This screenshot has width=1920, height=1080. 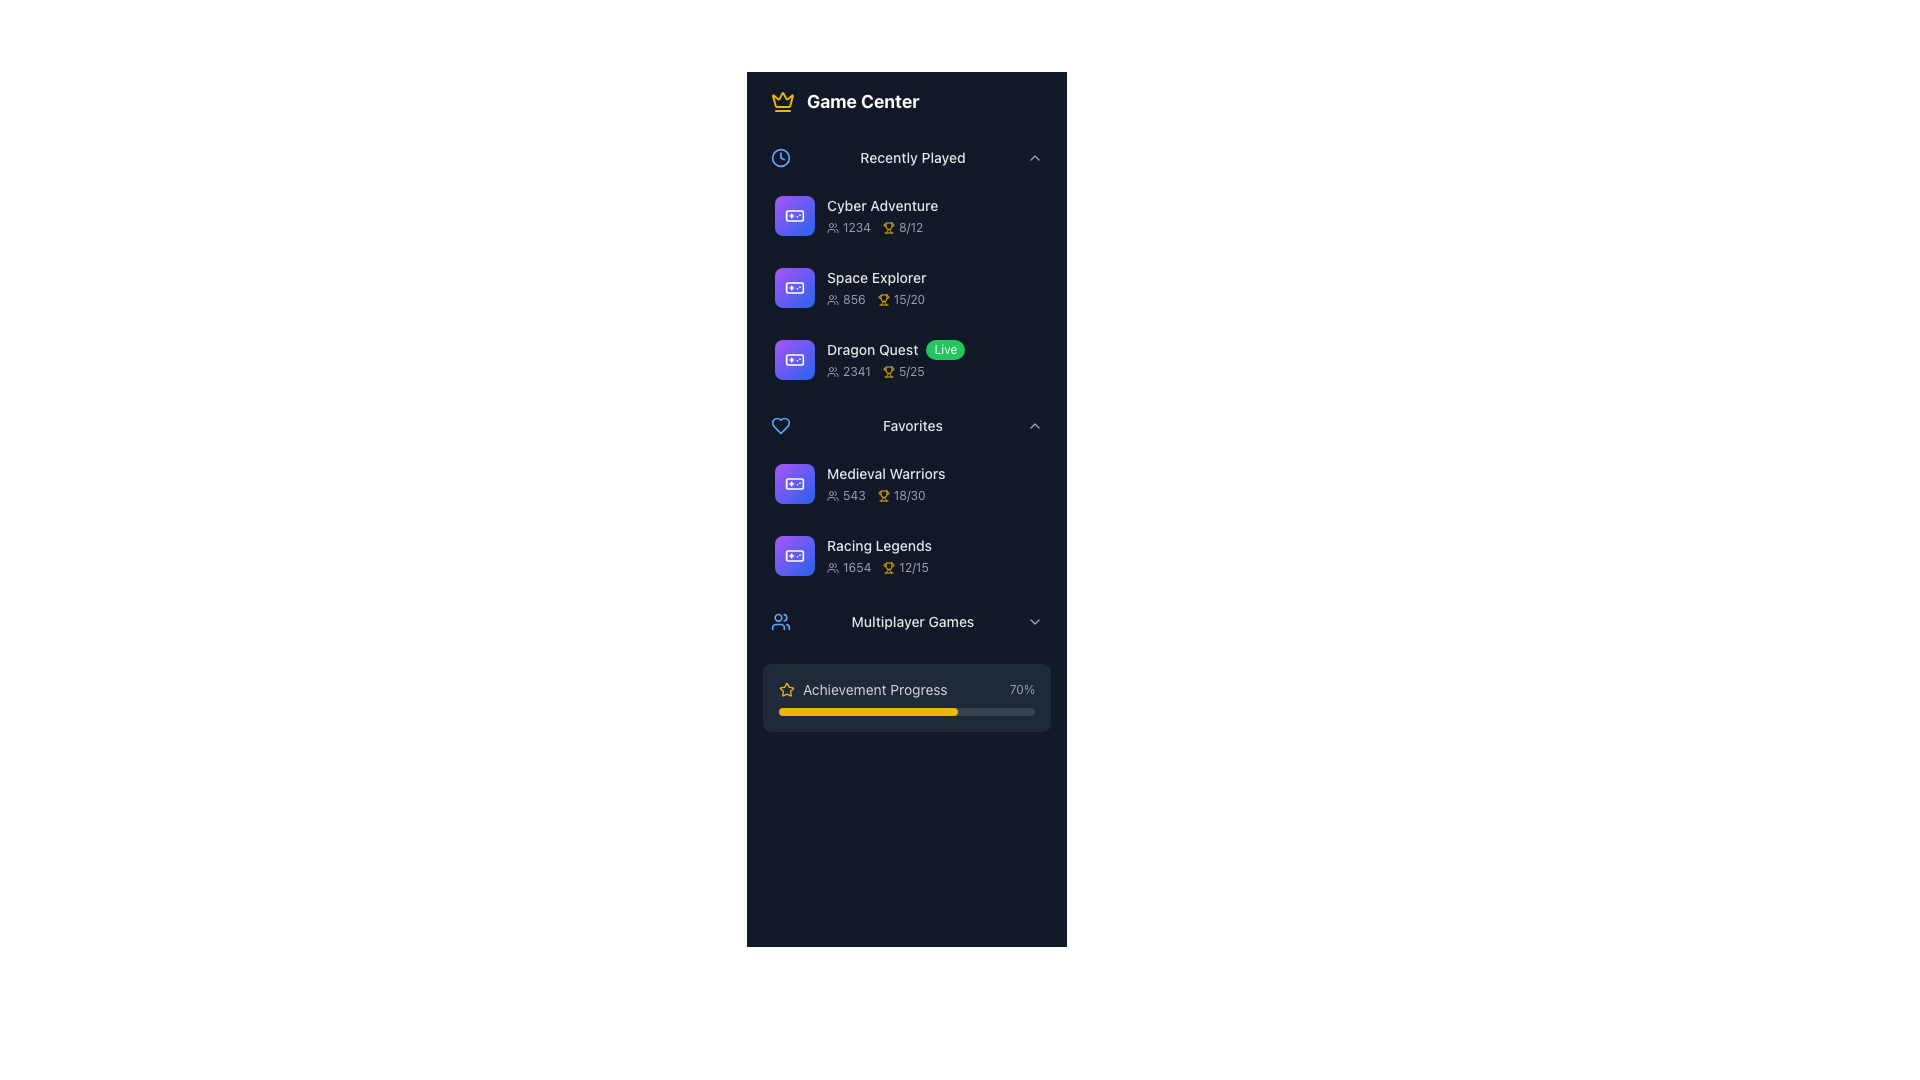 I want to click on the decorative graphic element, which is a thin horizontal rectangle with rounded corners located at the center of the game controller icon next to the 'Medieval Warriors' title under the 'Favorites' section, so click(x=794, y=483).